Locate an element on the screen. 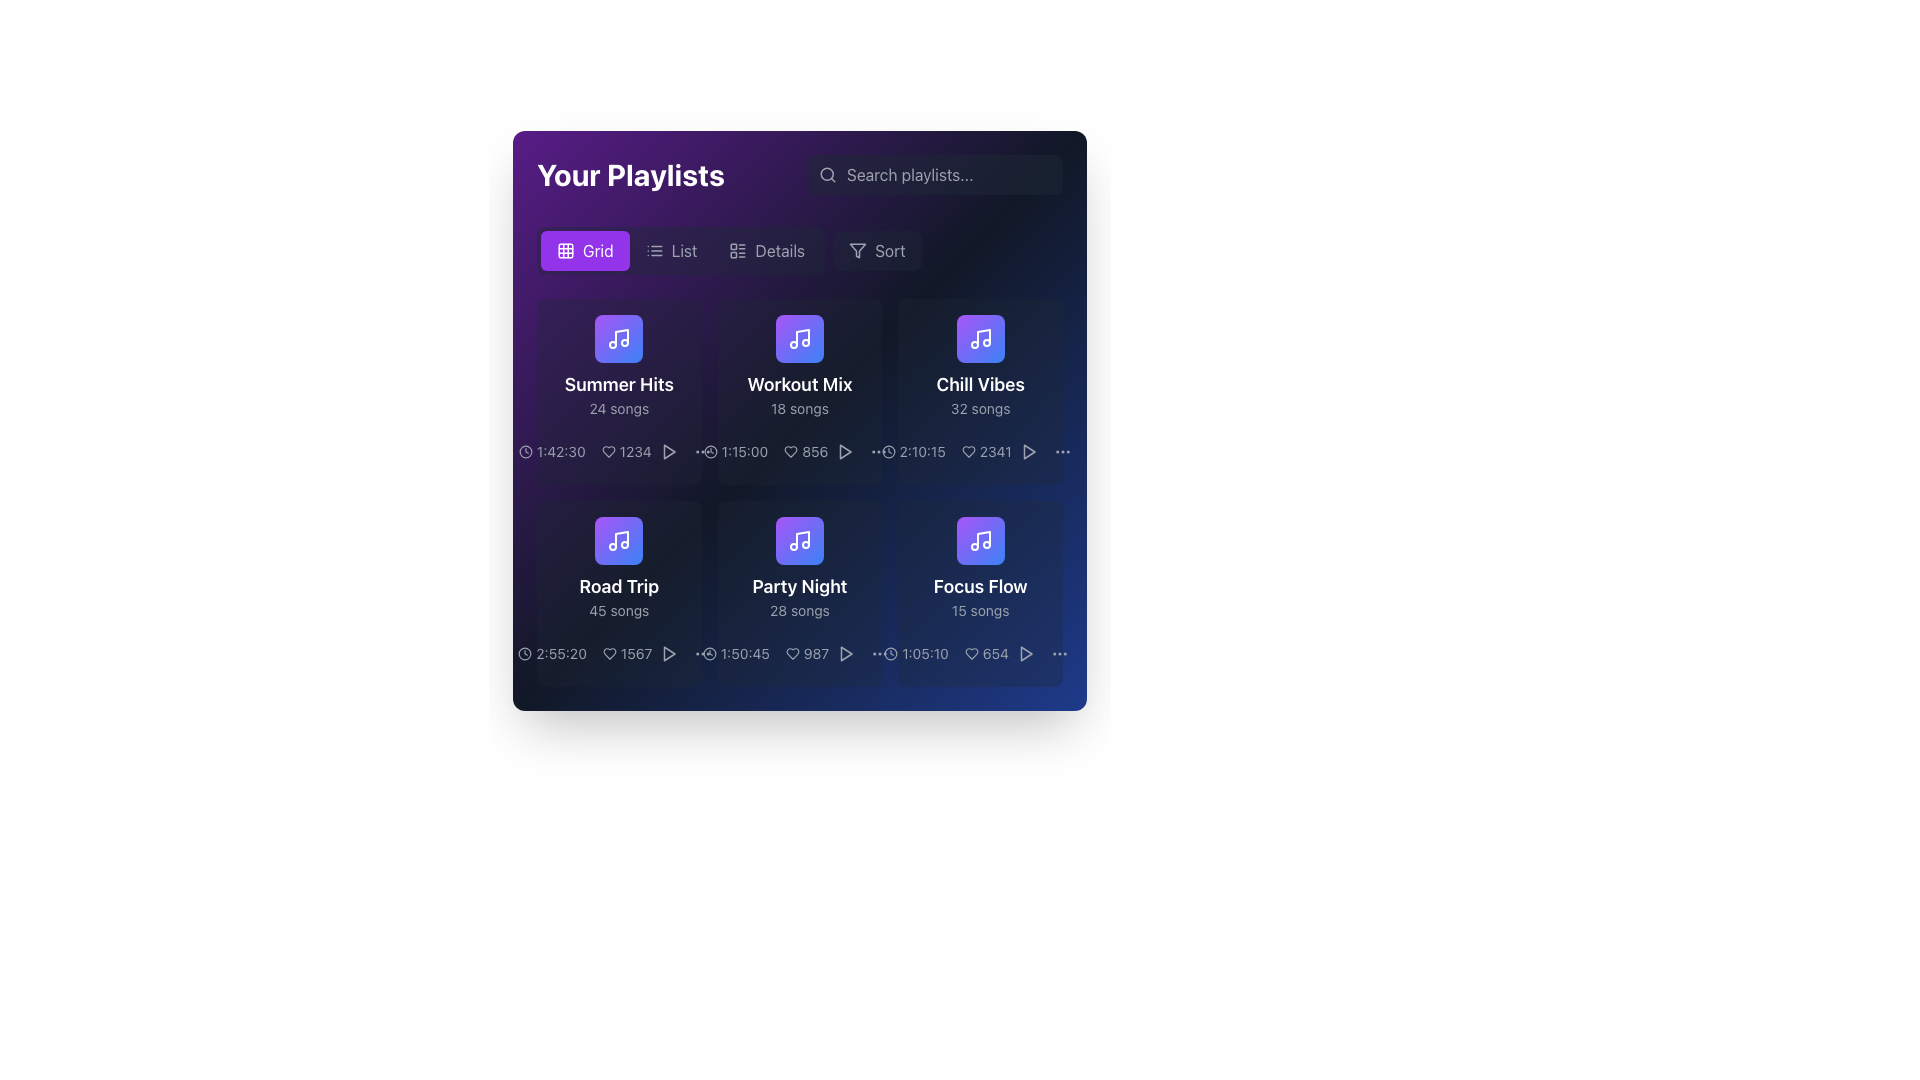 The width and height of the screenshot is (1920, 1080). the heart icon indicating the 'like' count for the 'Party Night' playlist, located to the left of the number '987' is located at coordinates (791, 654).